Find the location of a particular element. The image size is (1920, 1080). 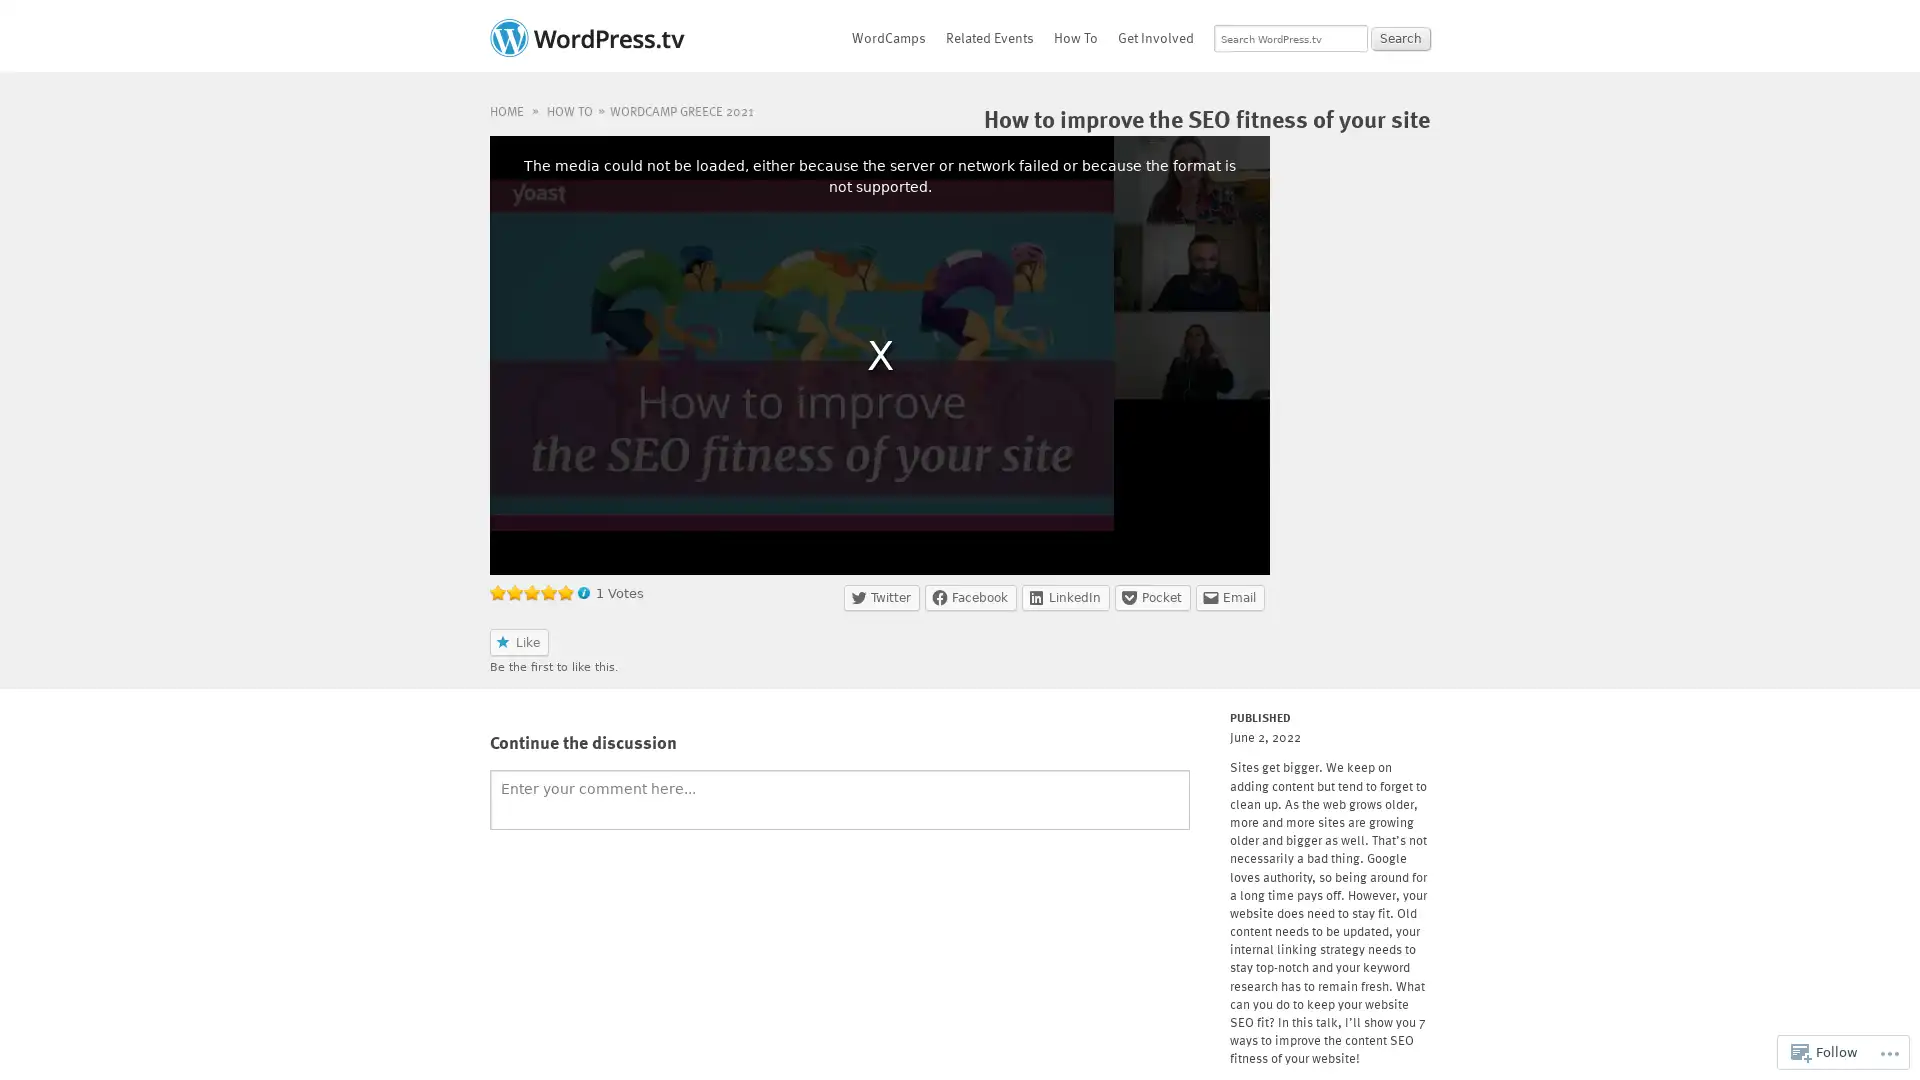

Search is located at coordinates (1400, 38).